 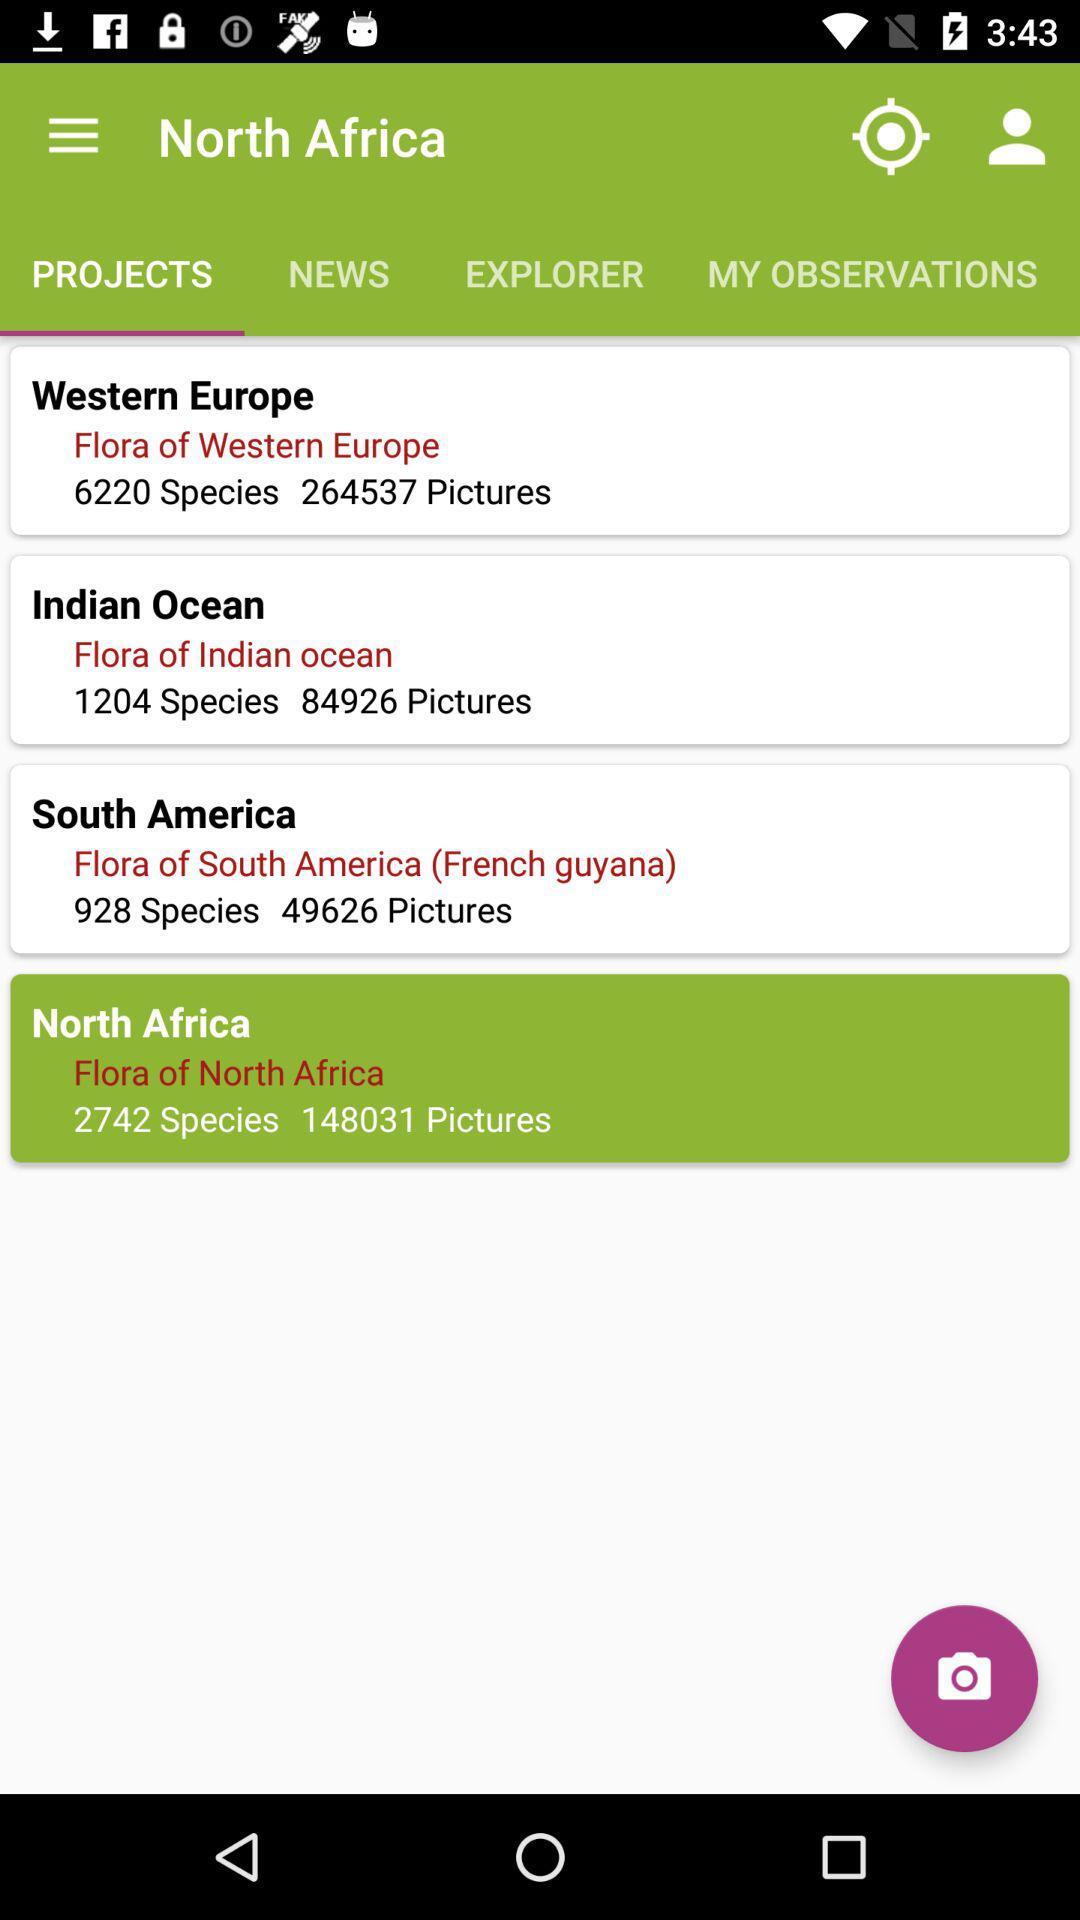 What do you see at coordinates (72, 135) in the screenshot?
I see `item above the projects icon` at bounding box center [72, 135].